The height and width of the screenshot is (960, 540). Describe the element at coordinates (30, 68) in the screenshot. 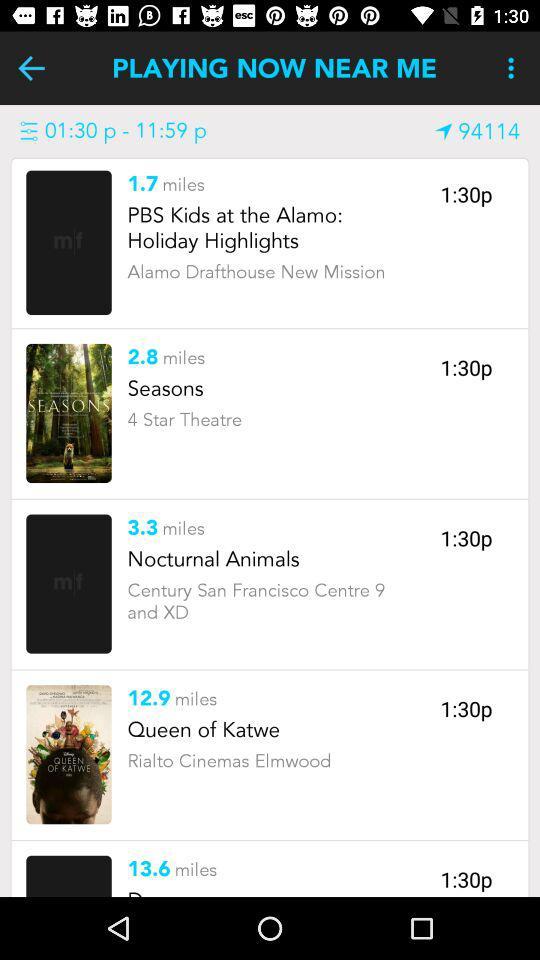

I see `playing` at that location.